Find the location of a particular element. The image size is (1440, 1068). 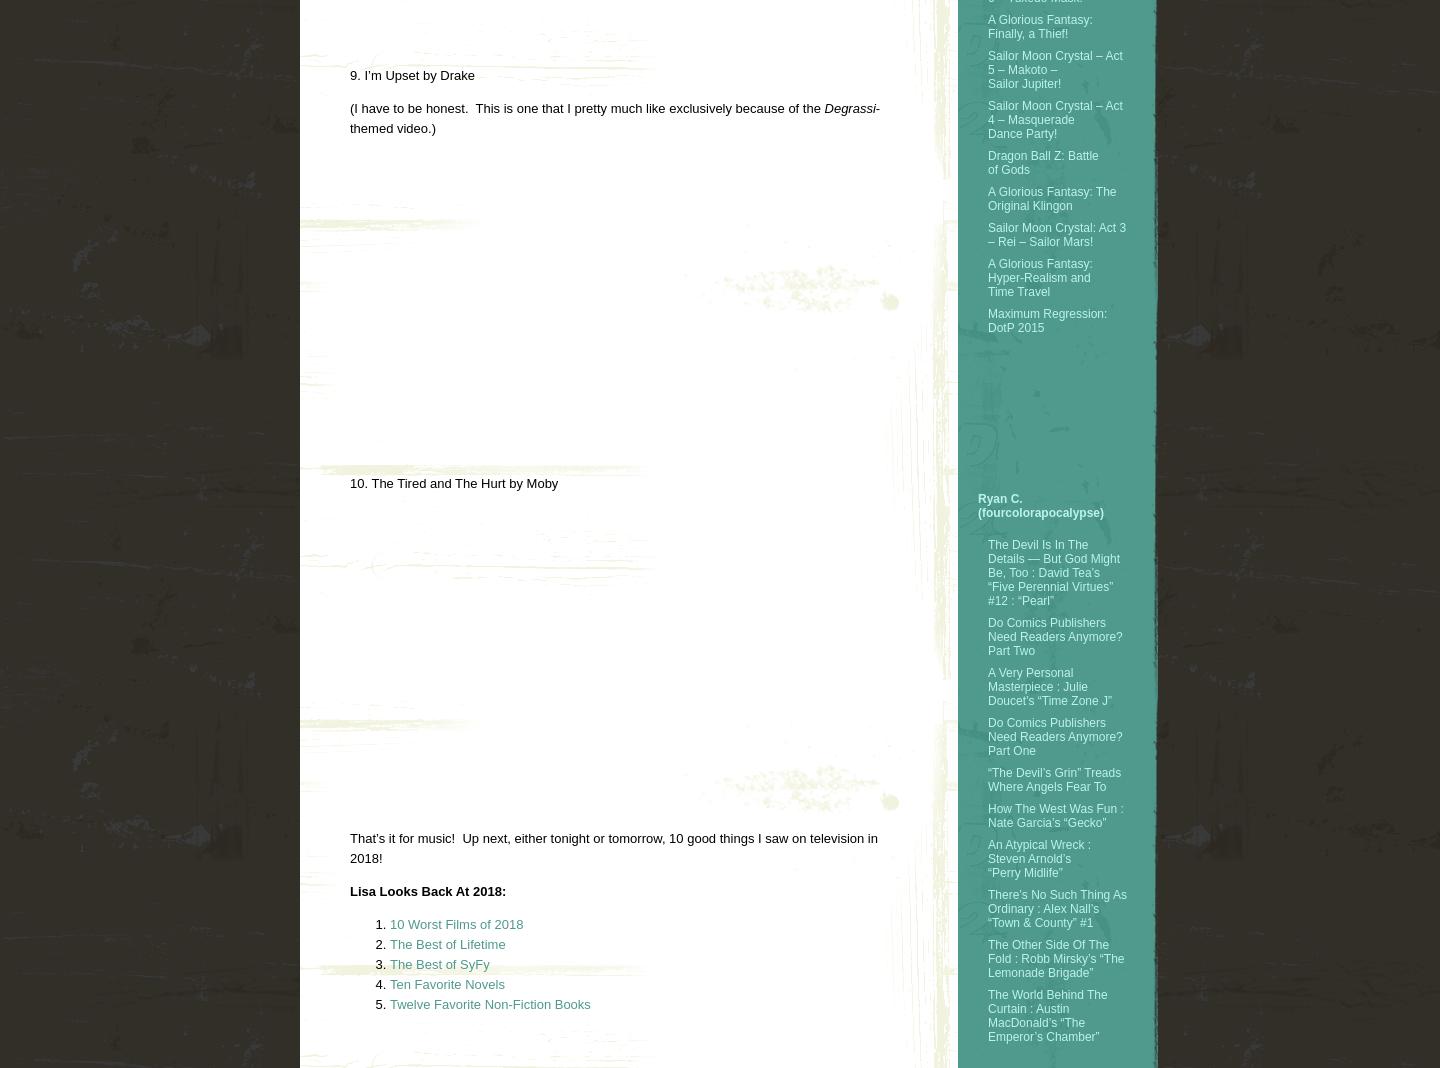

'9. I’m Upset by Drake' is located at coordinates (411, 74).